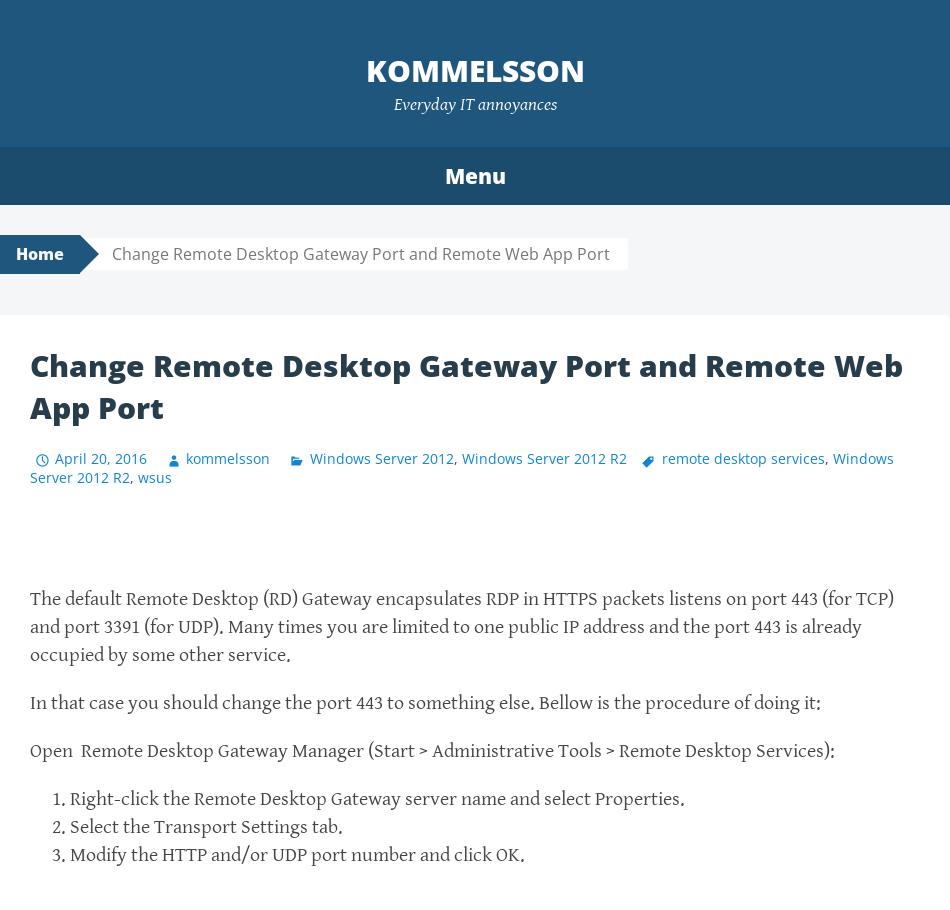 Image resolution: width=950 pixels, height=910 pixels. What do you see at coordinates (296, 854) in the screenshot?
I see `'Modify the HTTP and/or UDP port number and click OK.'` at bounding box center [296, 854].